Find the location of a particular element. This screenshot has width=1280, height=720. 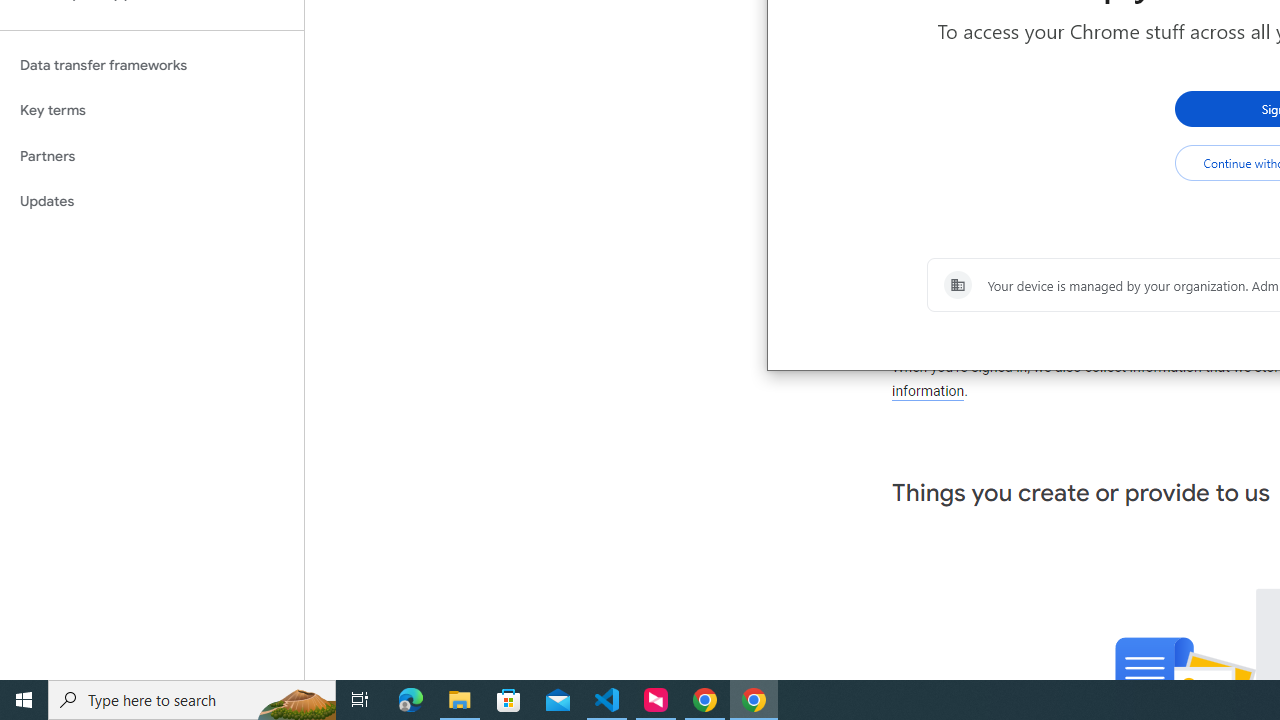

'File Explorer - 1 running window' is located at coordinates (459, 698).